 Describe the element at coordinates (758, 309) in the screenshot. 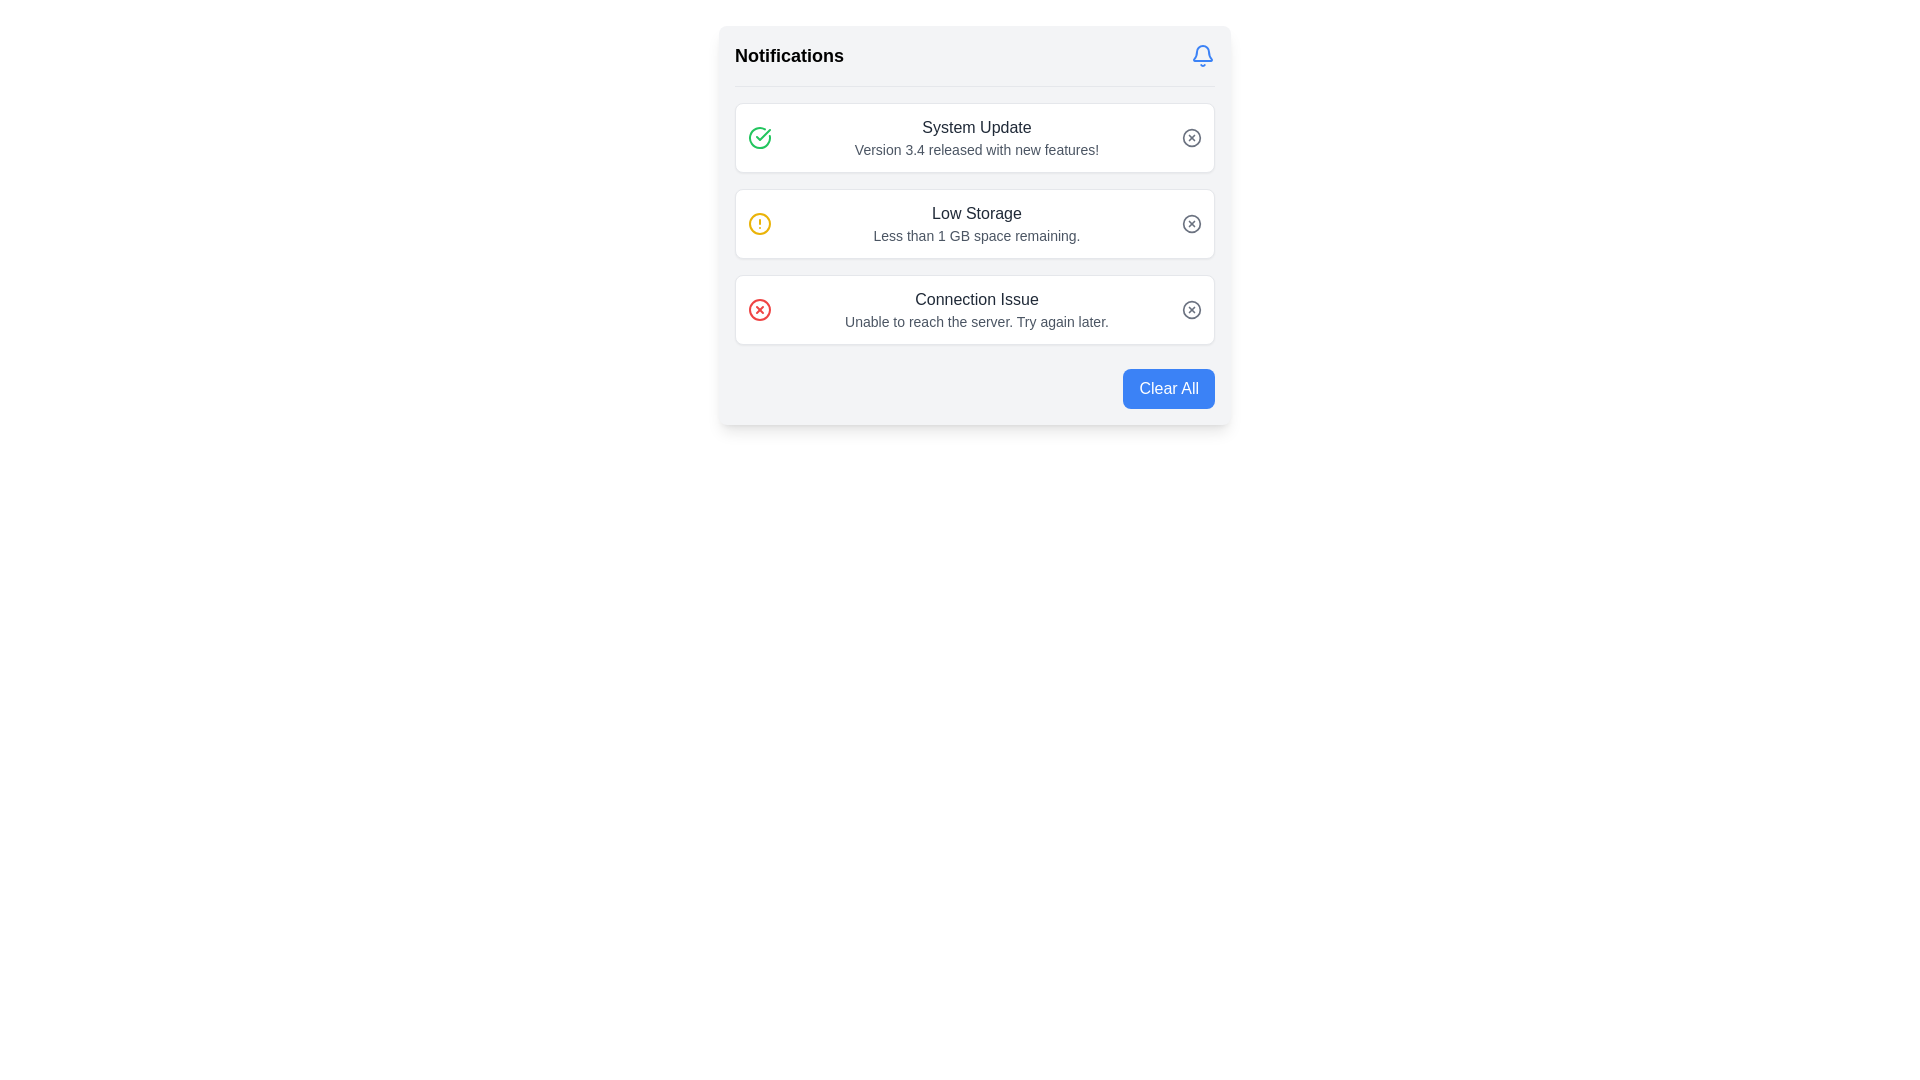

I see `the SVG Circle element that indicates an error state in the third notification item, adjacent to the 'Connection Issue' text` at that location.